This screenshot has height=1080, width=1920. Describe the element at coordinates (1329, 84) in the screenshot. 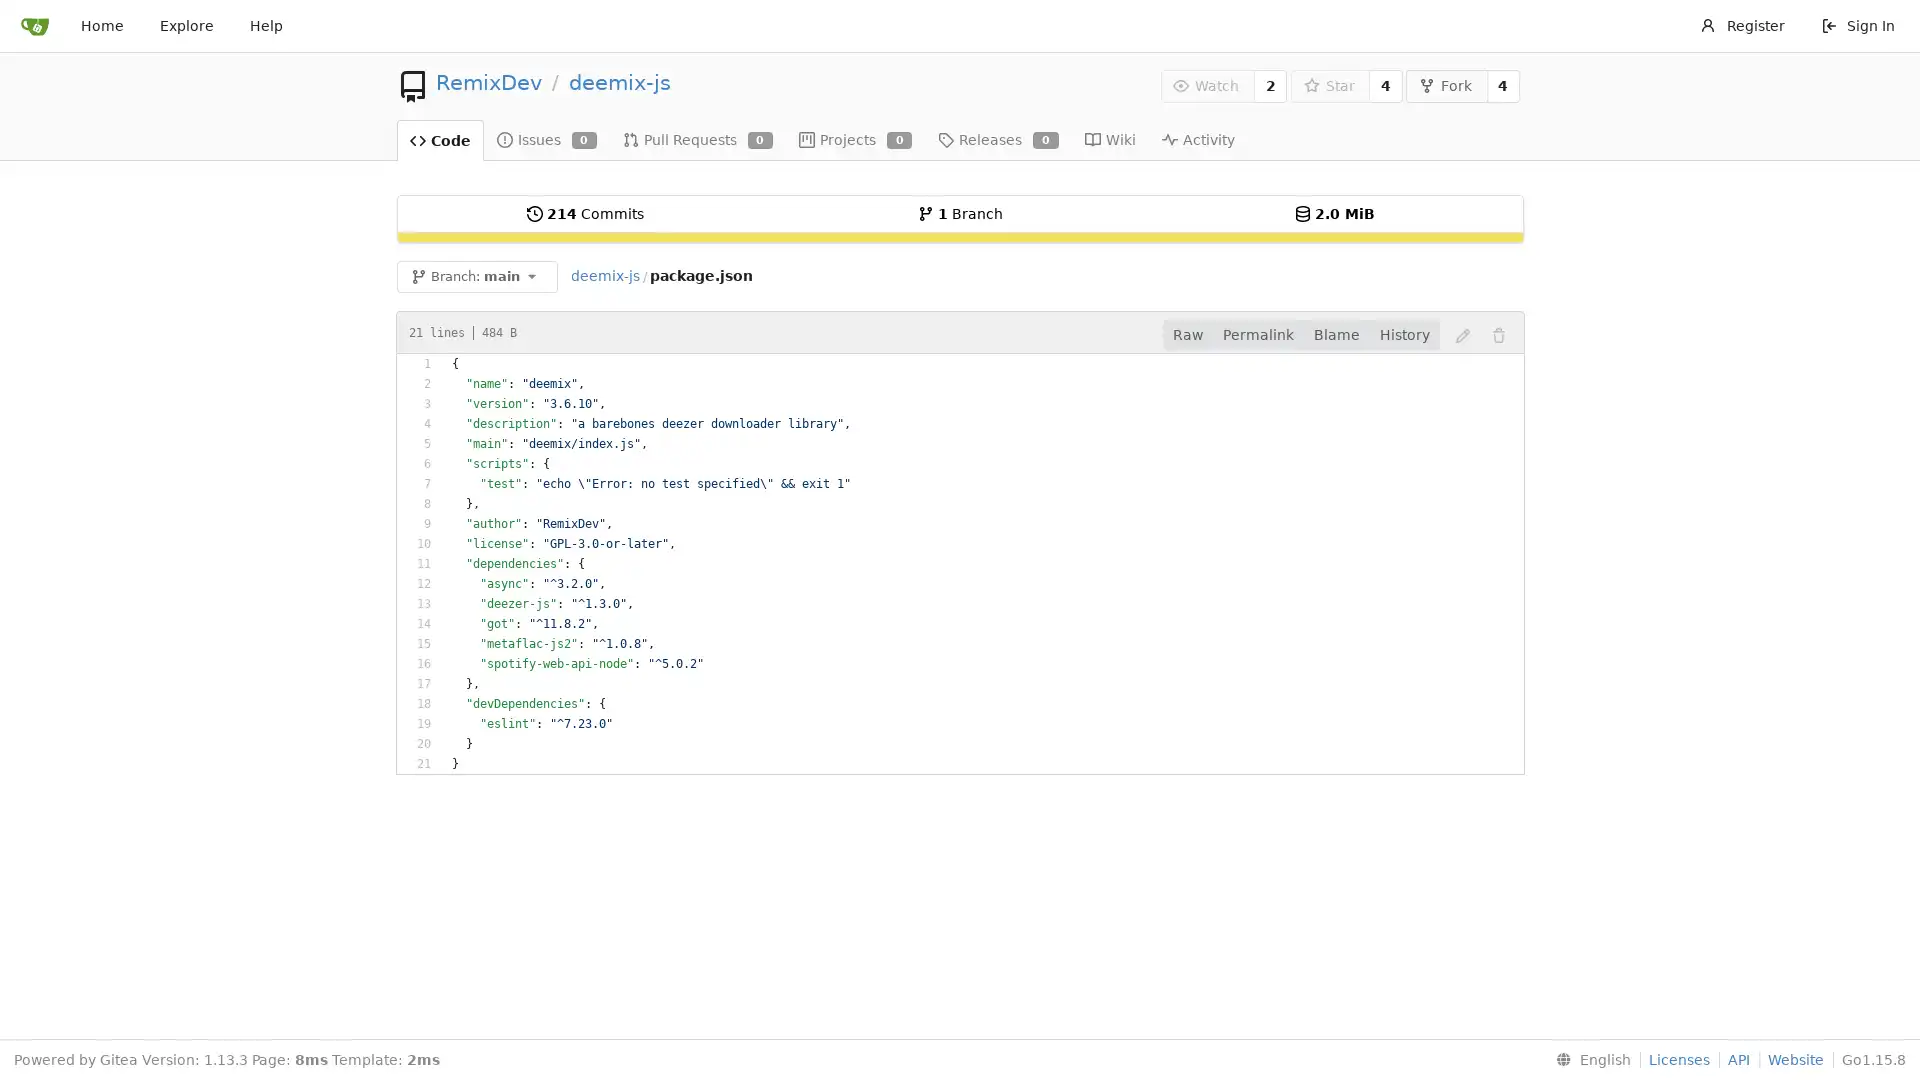

I see `Star` at that location.